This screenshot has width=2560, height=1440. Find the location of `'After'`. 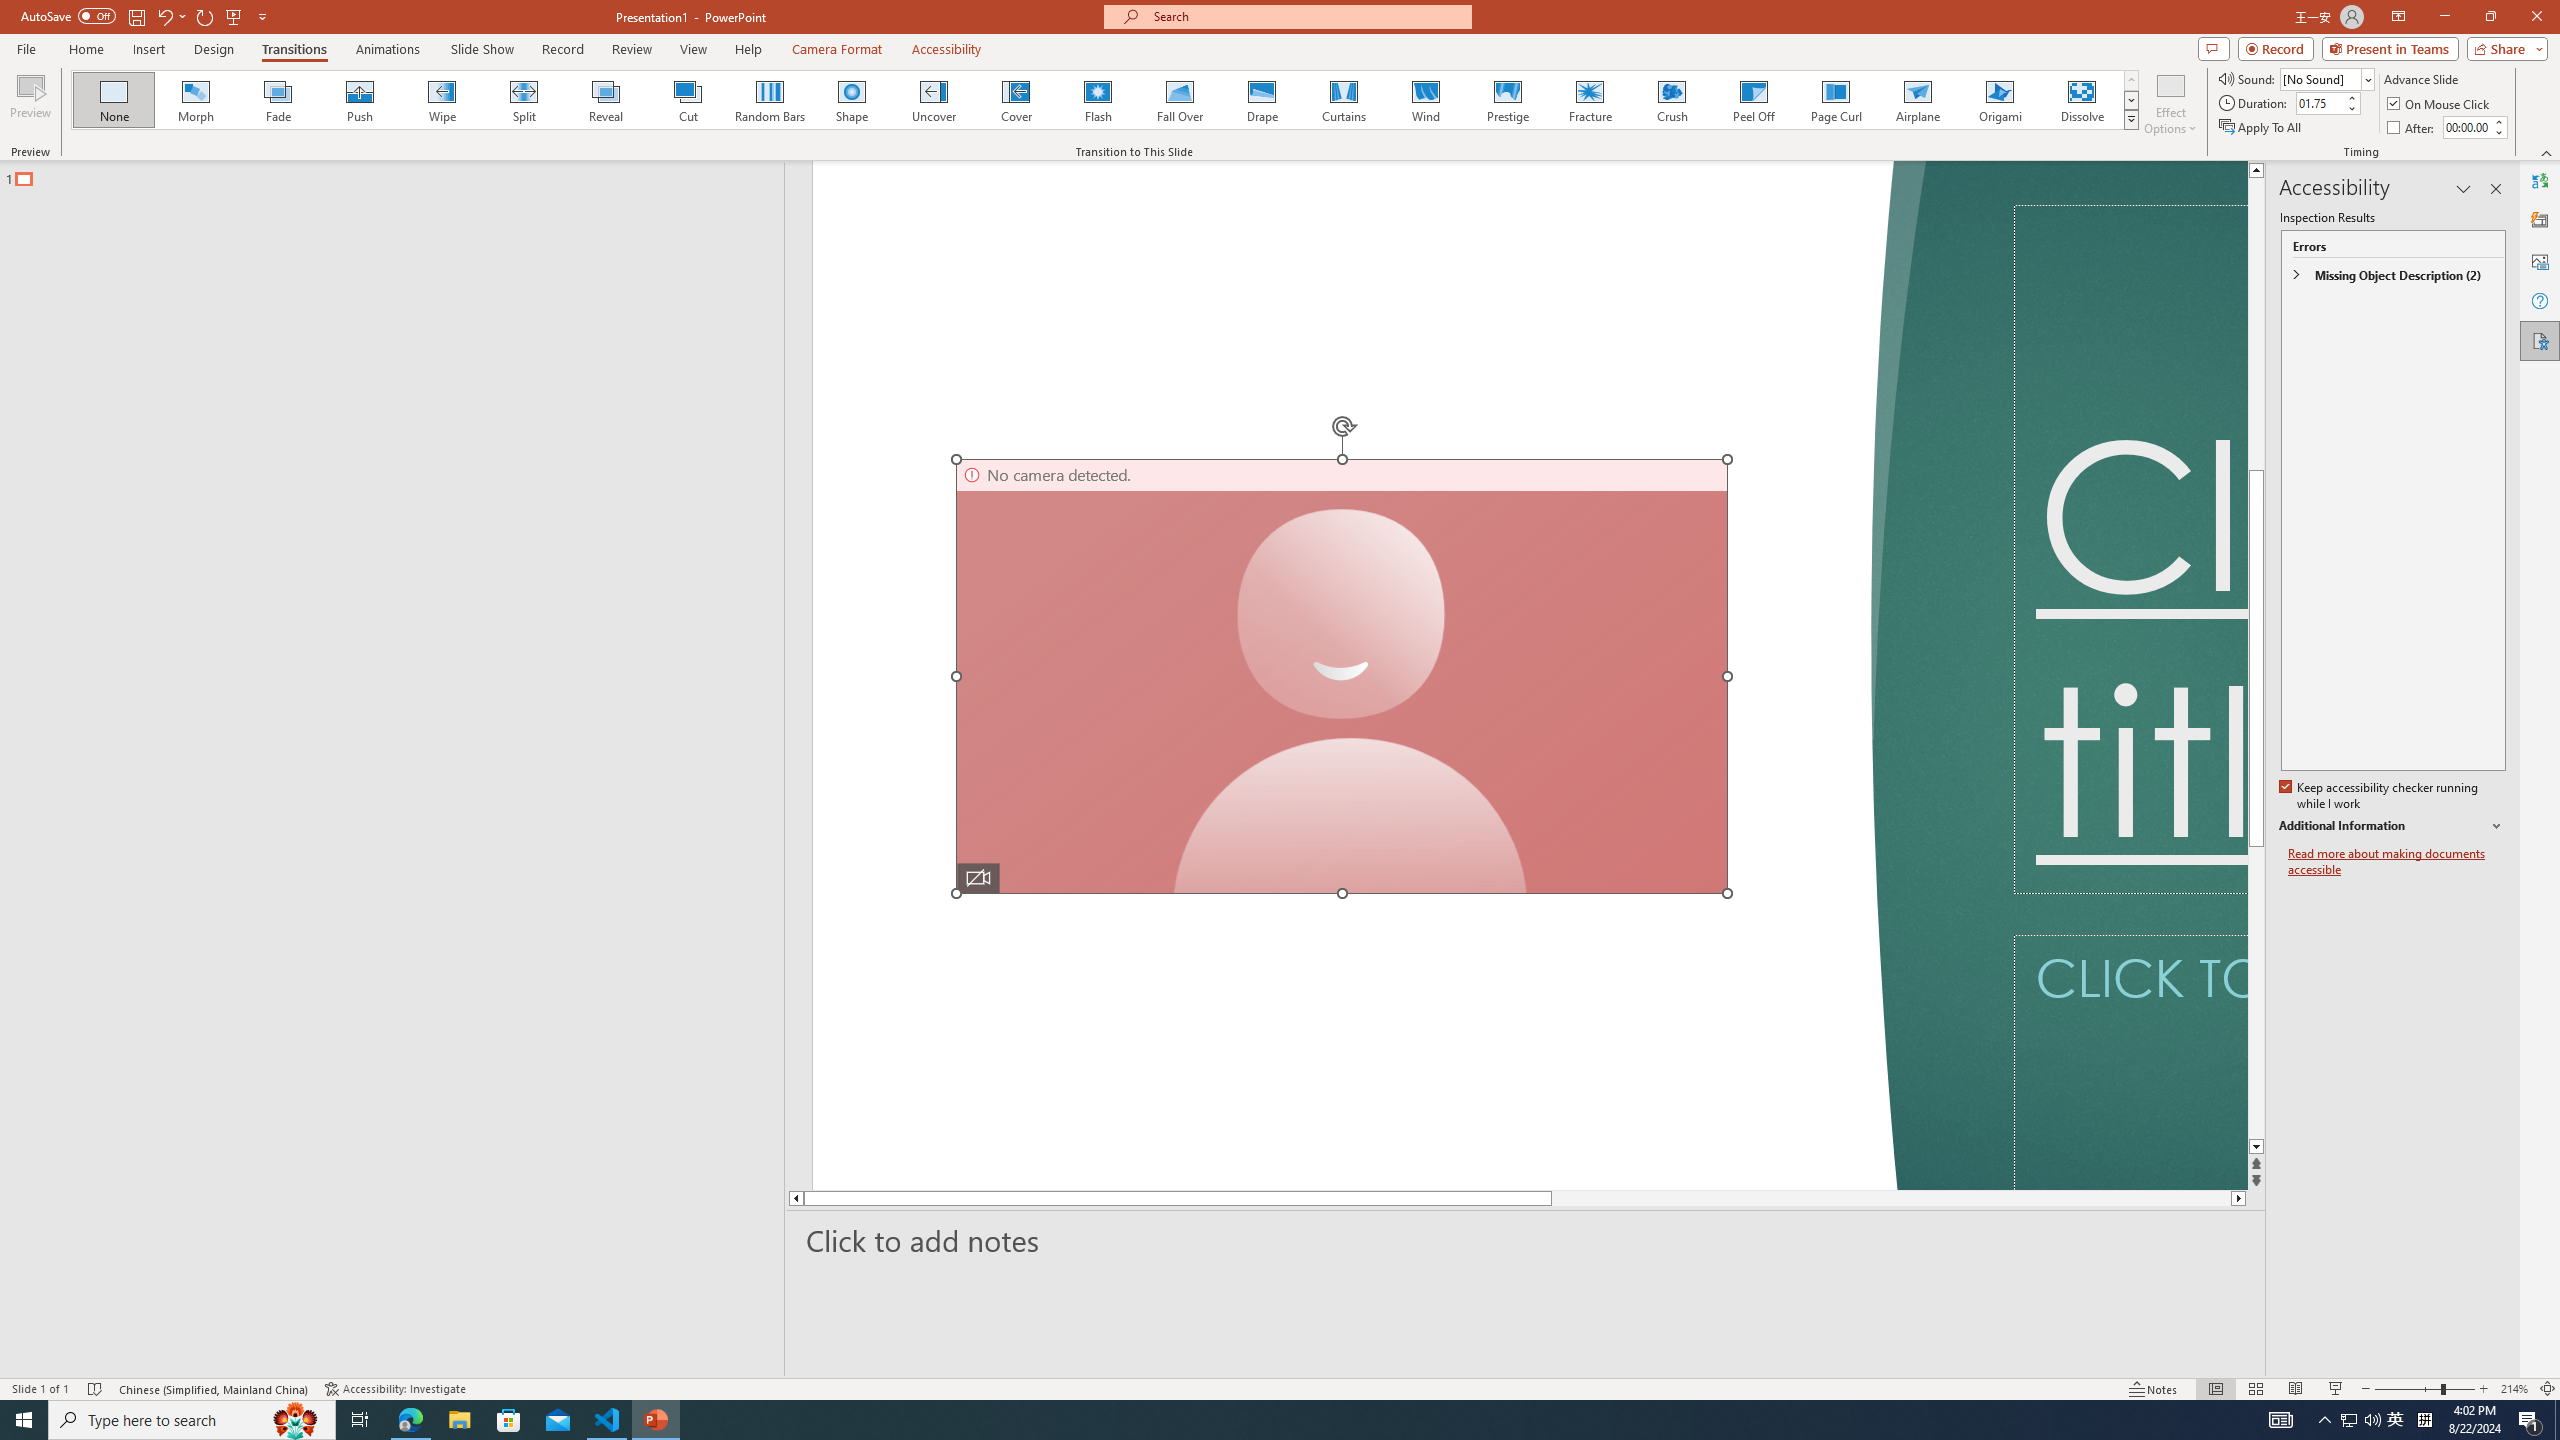

'After' is located at coordinates (2412, 127).